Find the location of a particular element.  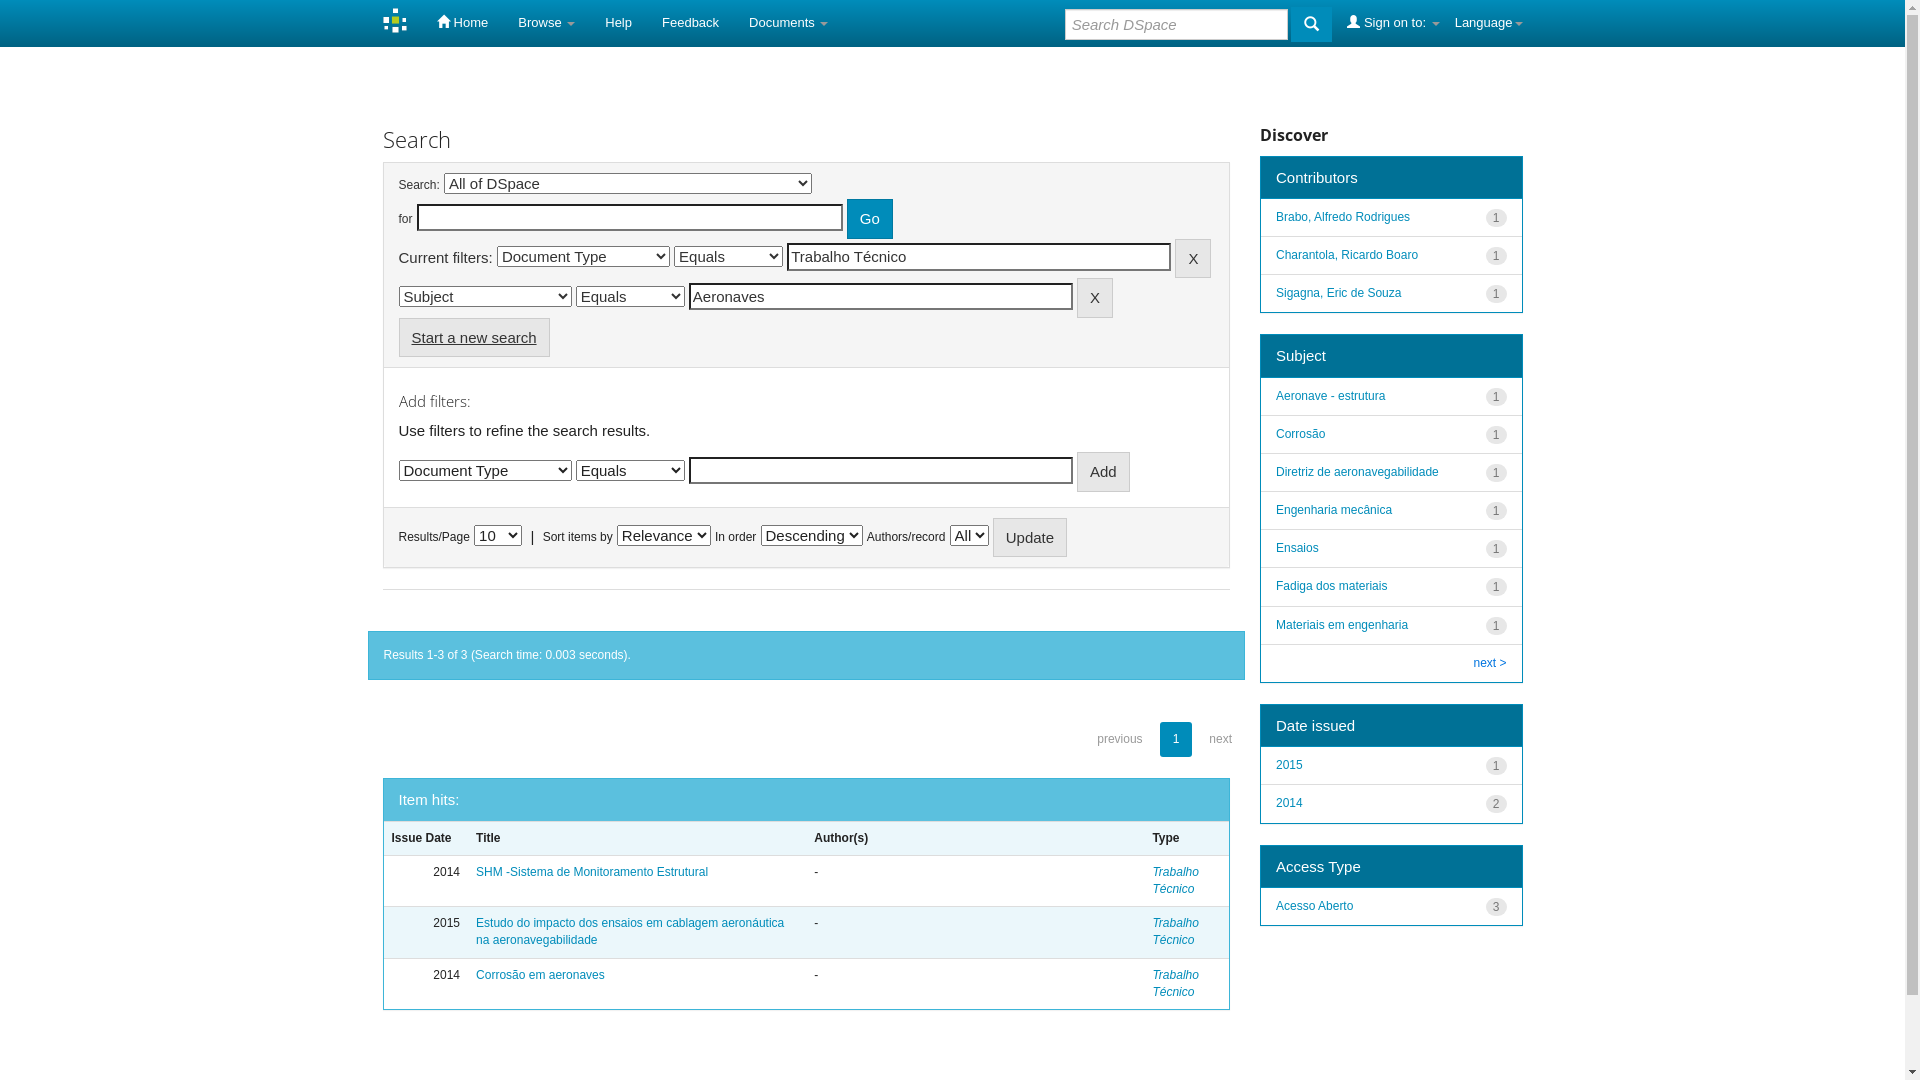

'Language' is located at coordinates (1488, 22).